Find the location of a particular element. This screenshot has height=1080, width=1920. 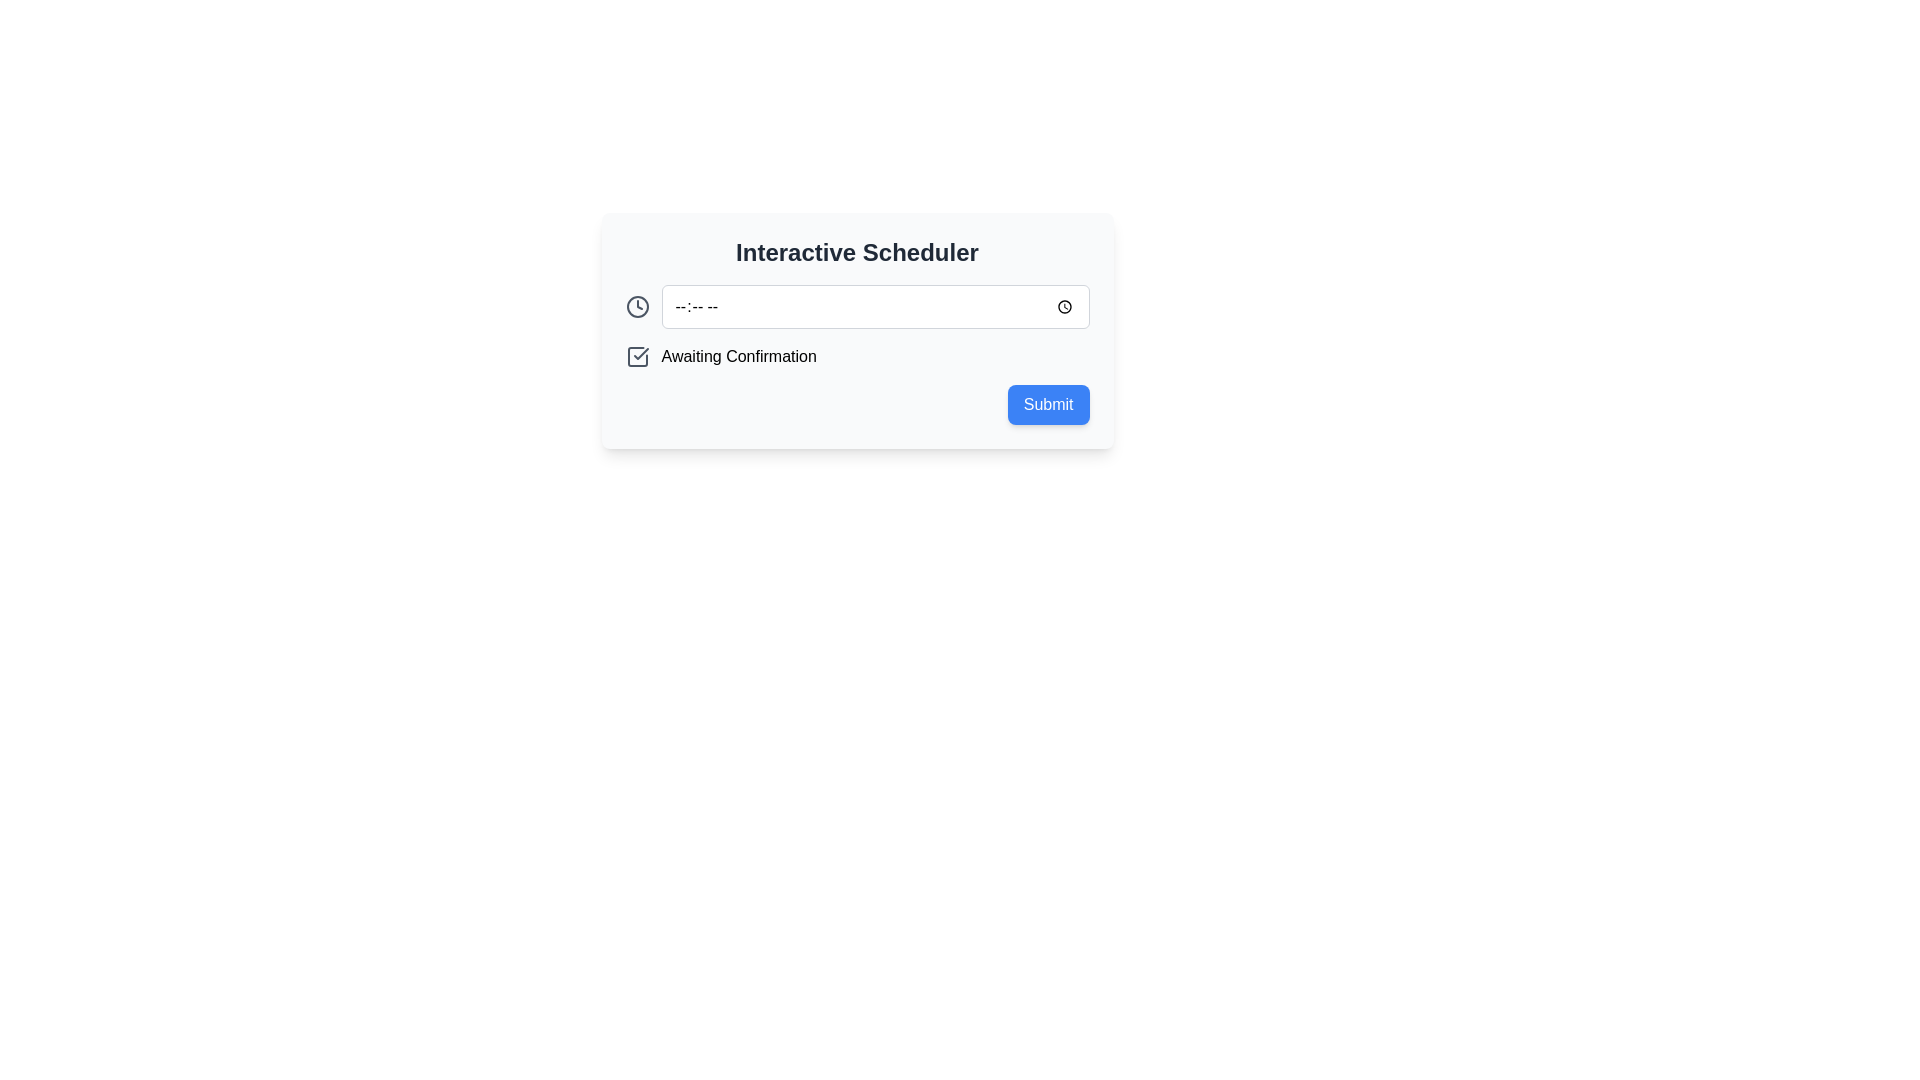

the SVG circle element that represents the clock face within the clock icon on the left side of the input field displaying '--:-- --' is located at coordinates (636, 307).